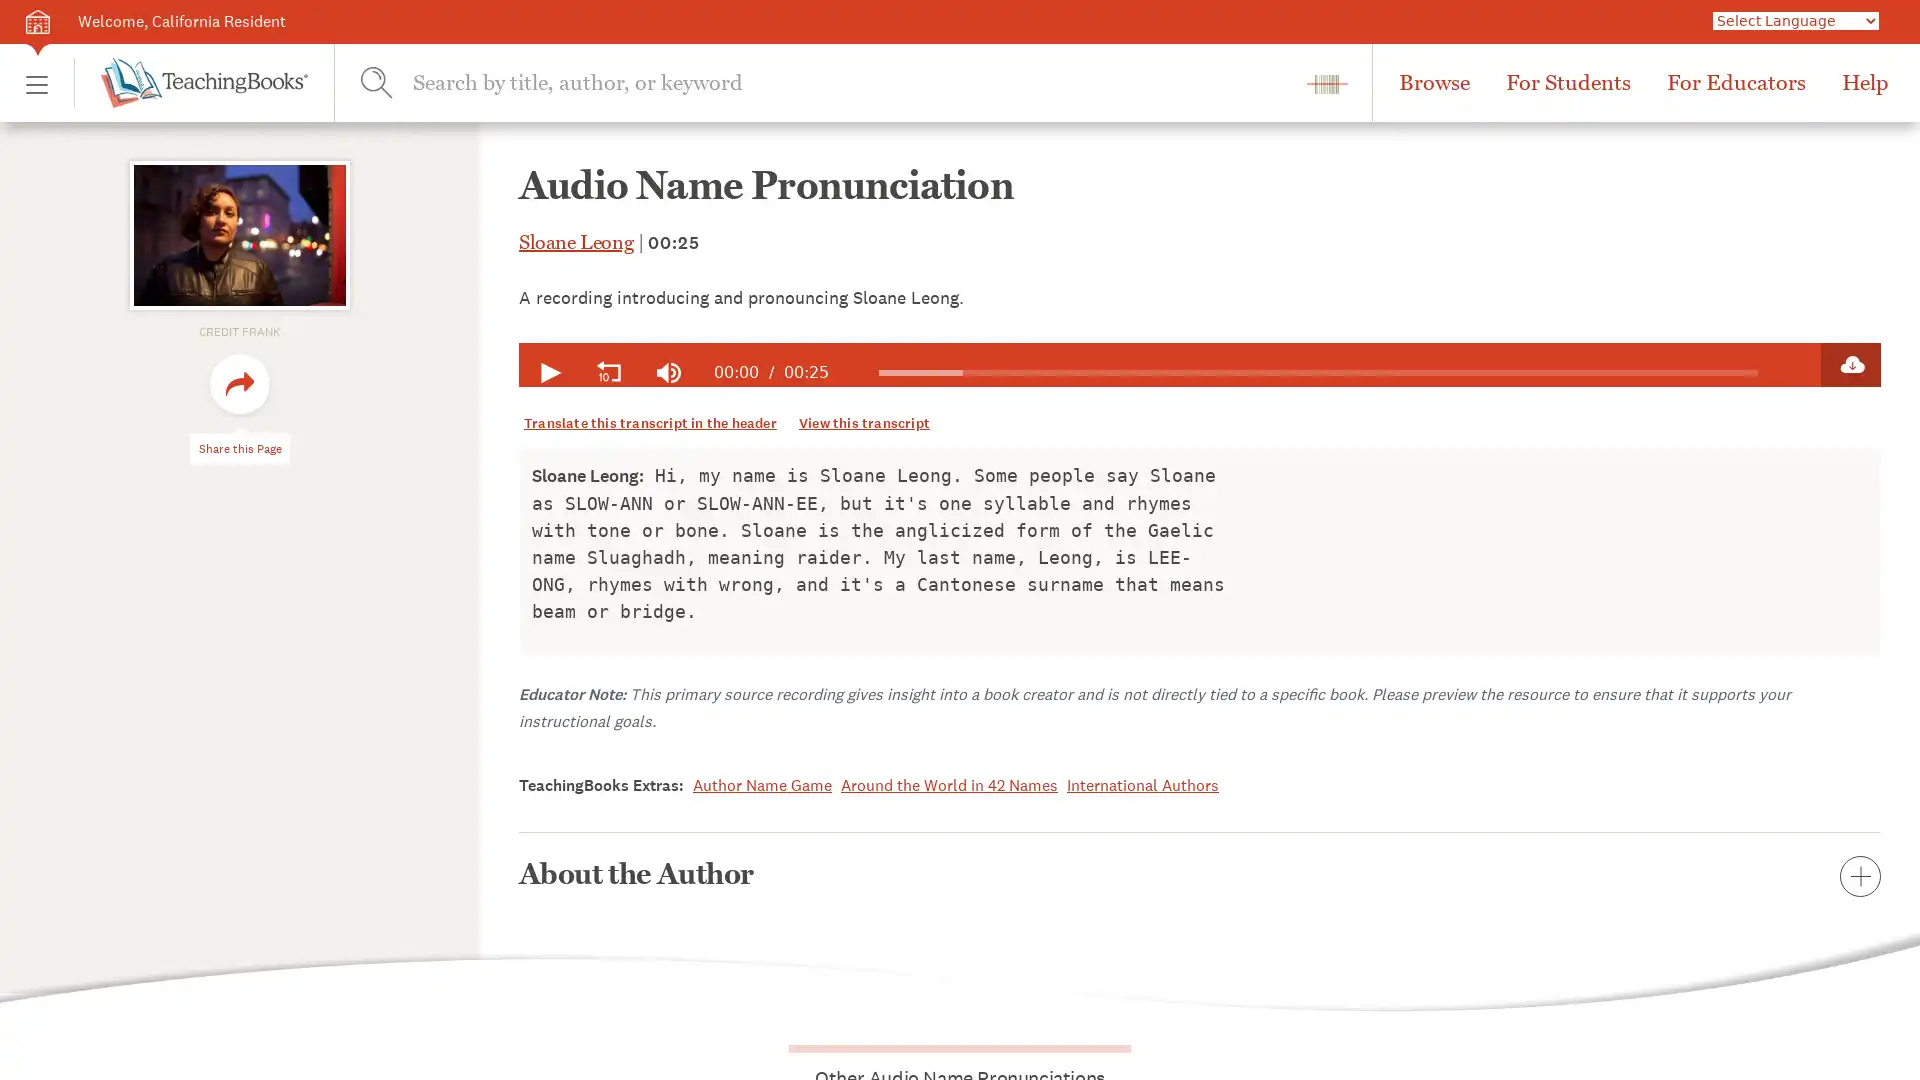  What do you see at coordinates (608, 373) in the screenshot?
I see `Rewind 10 Seconds` at bounding box center [608, 373].